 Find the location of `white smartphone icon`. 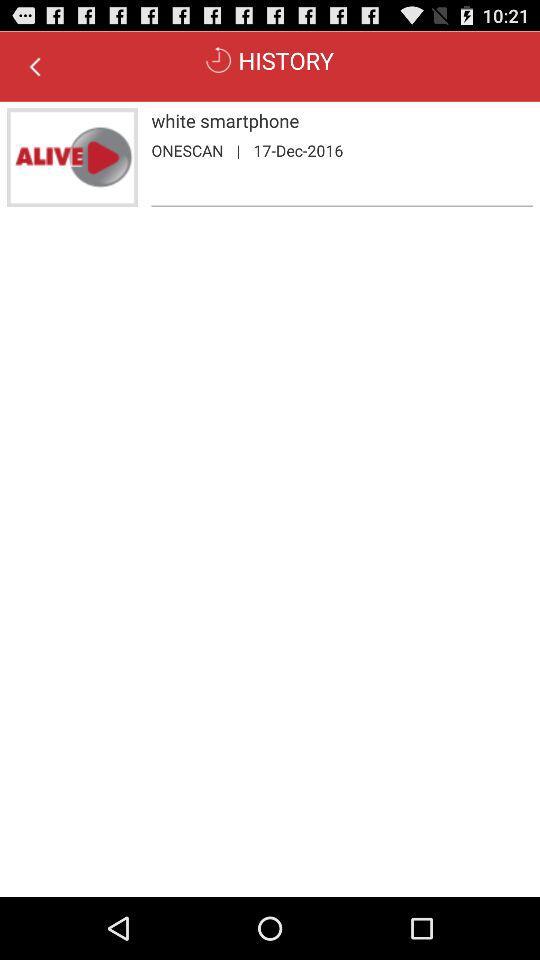

white smartphone icon is located at coordinates (341, 120).